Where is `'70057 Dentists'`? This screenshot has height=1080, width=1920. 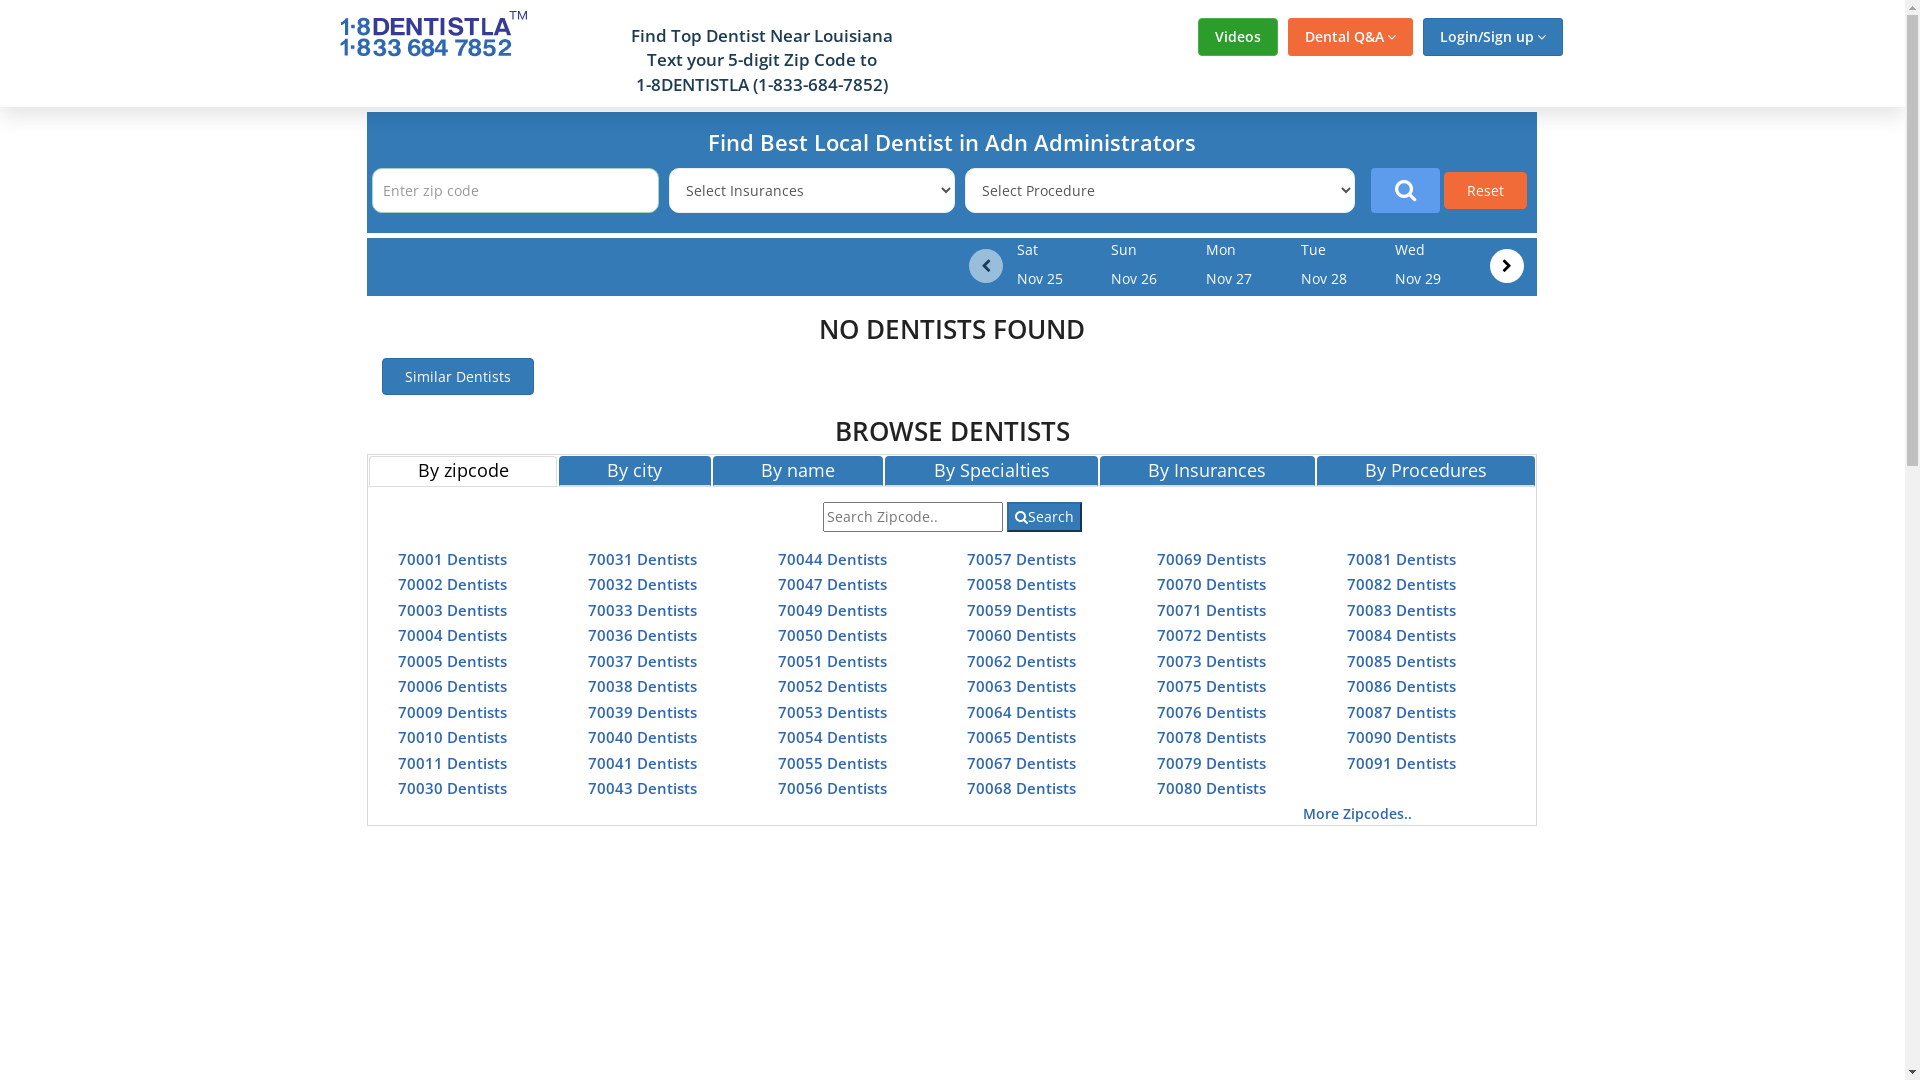
'70057 Dentists' is located at coordinates (1021, 558).